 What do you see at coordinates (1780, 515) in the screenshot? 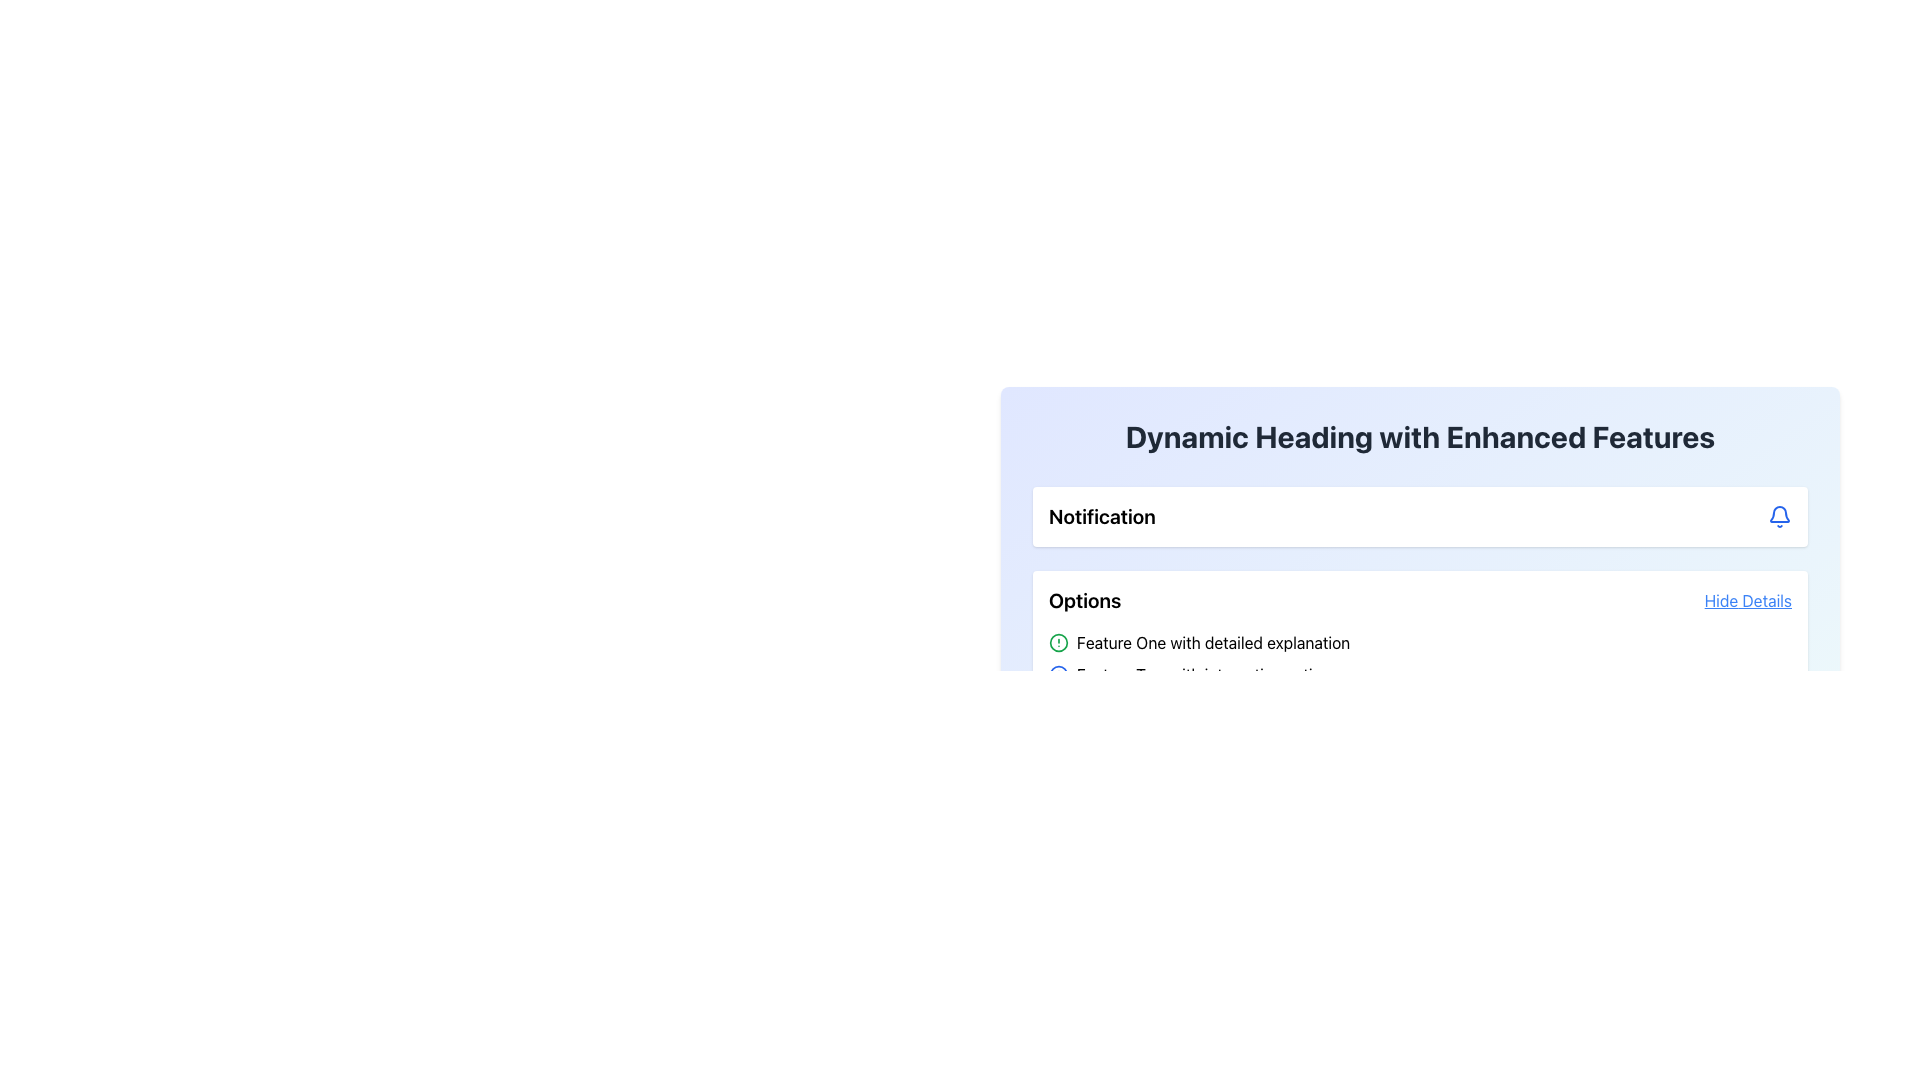
I see `the bell icon, which is a blue SVG icon with a stroke width of 2px located on the top-right corner of the 'Notification' section header` at bounding box center [1780, 515].